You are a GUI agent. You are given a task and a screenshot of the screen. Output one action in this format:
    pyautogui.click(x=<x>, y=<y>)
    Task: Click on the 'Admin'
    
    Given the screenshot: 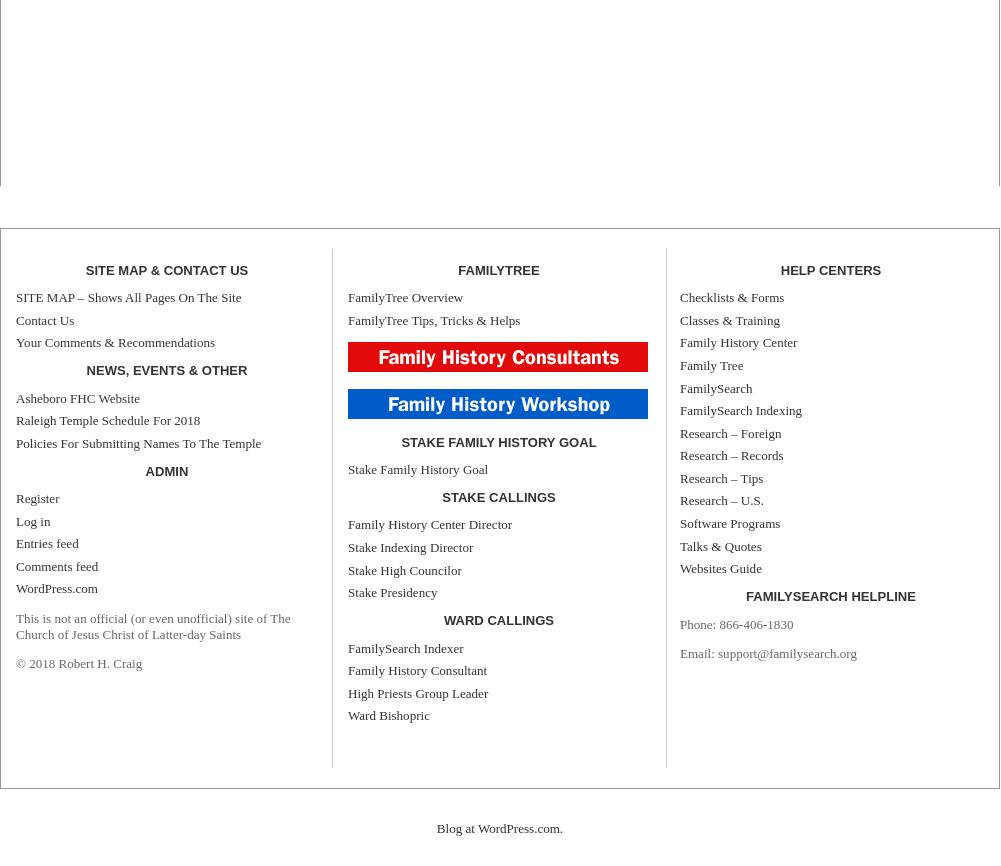 What is the action you would take?
    pyautogui.click(x=166, y=470)
    